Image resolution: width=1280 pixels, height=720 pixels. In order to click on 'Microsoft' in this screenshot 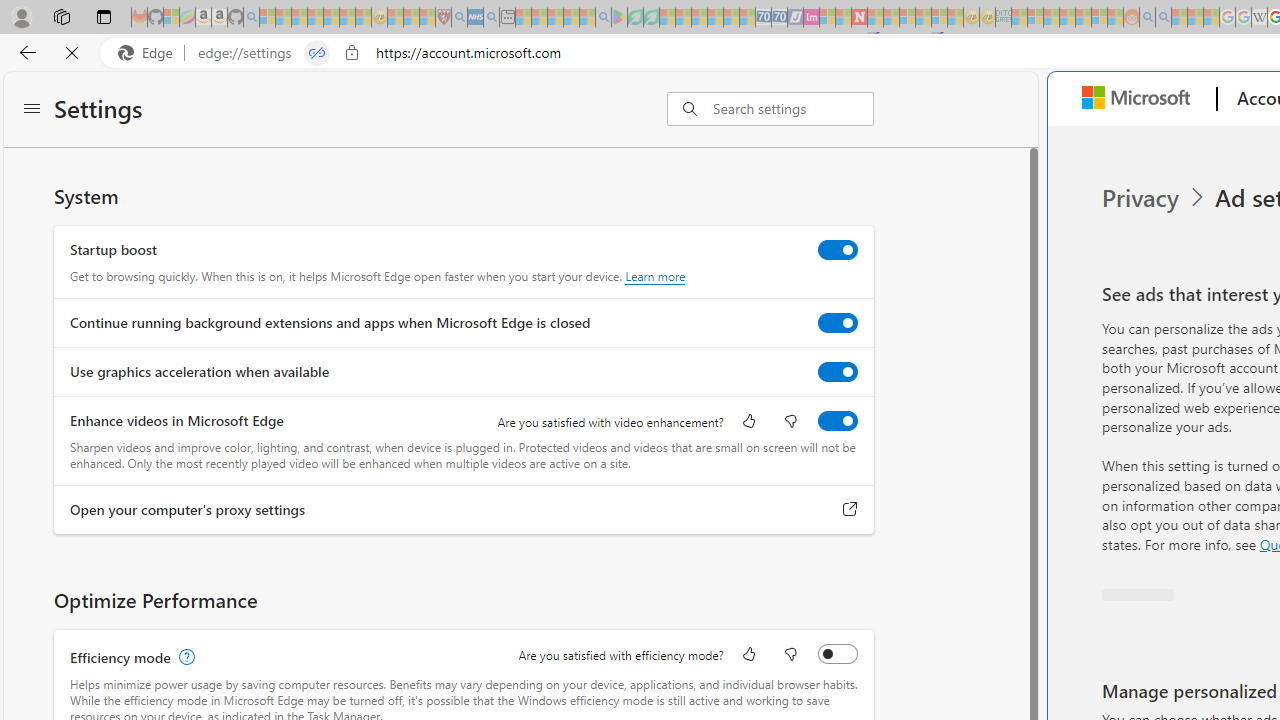, I will do `click(1141, 99)`.